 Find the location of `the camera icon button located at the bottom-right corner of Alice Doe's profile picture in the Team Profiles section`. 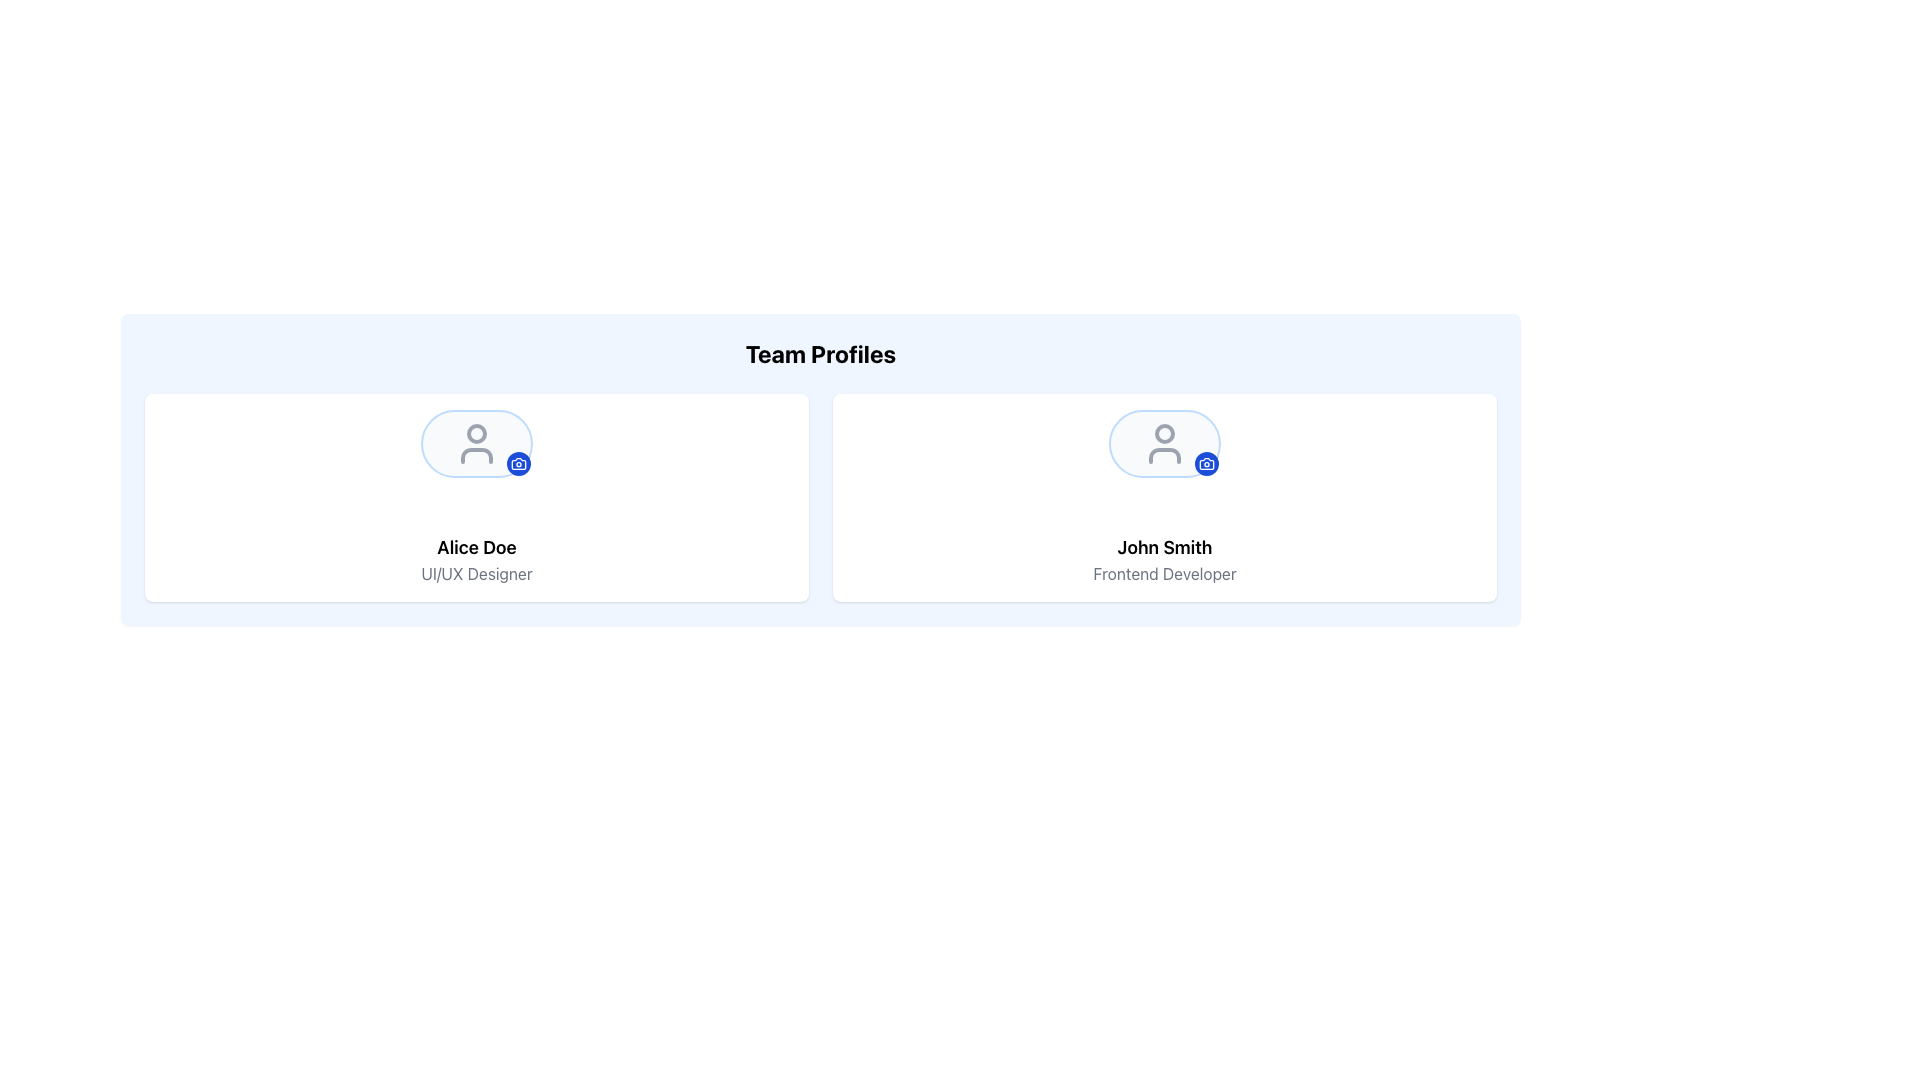

the camera icon button located at the bottom-right corner of Alice Doe's profile picture in the Team Profiles section is located at coordinates (518, 463).